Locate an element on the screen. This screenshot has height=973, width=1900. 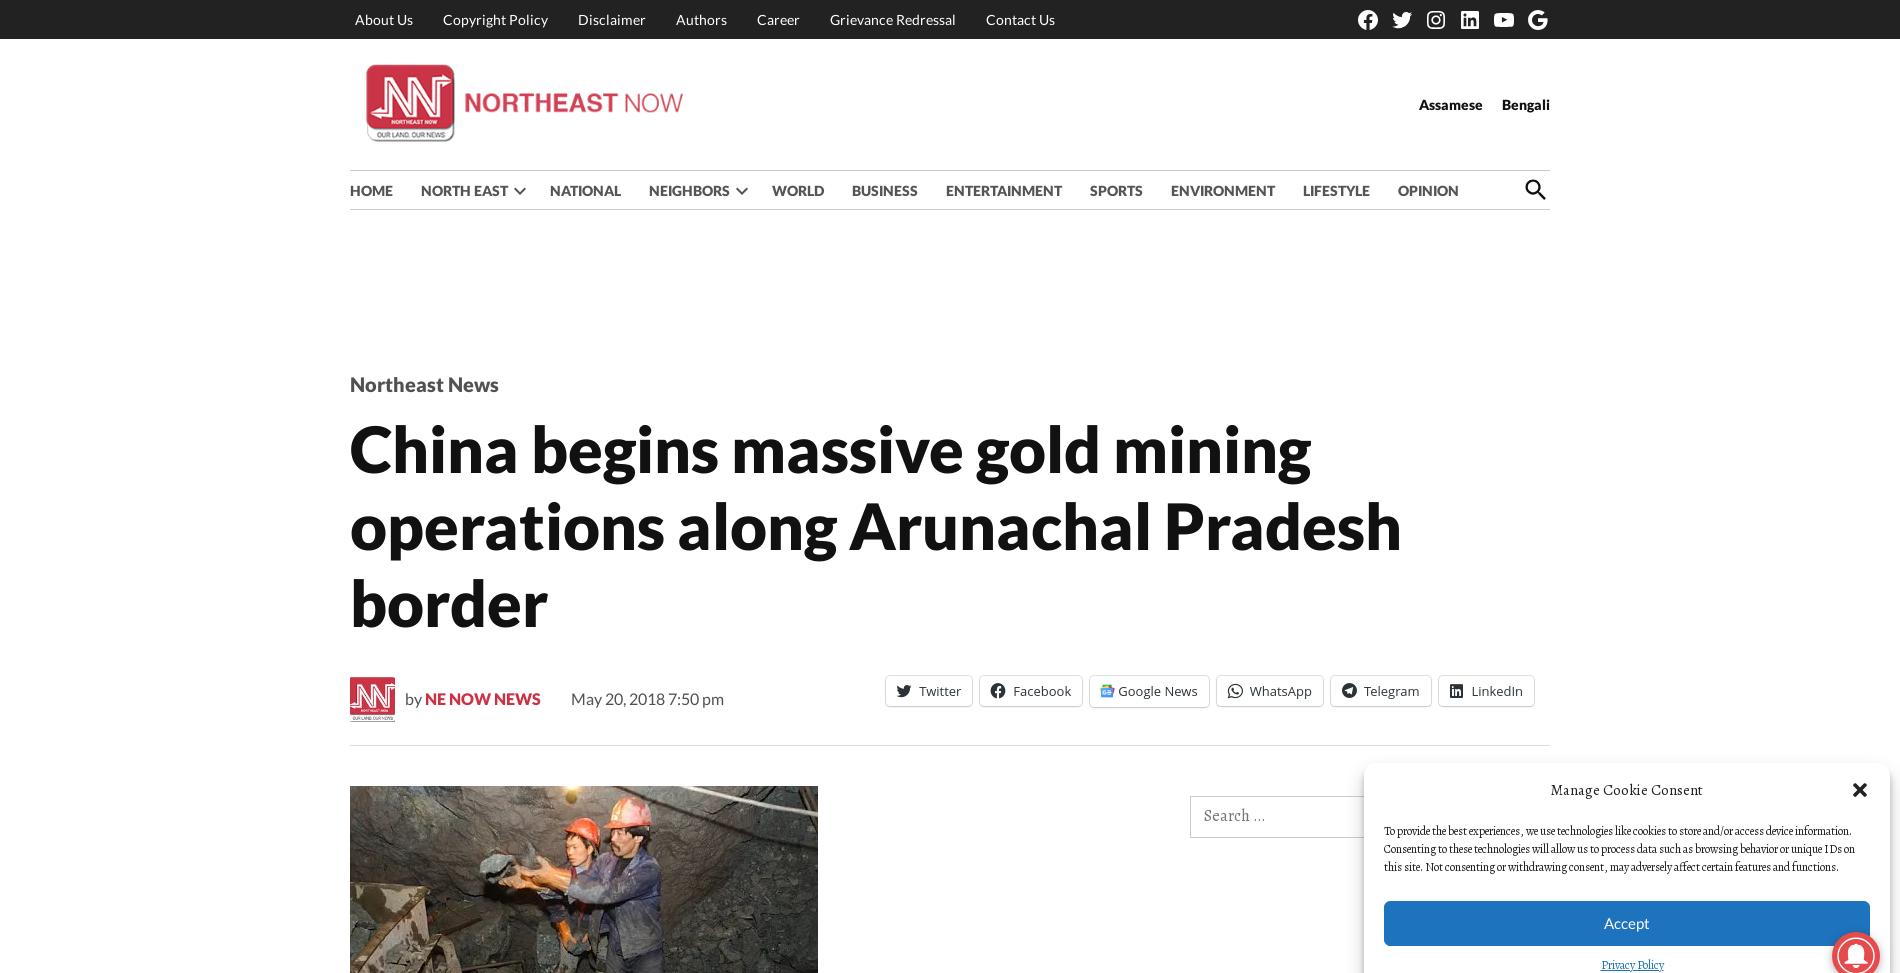
'Authors' is located at coordinates (701, 18).